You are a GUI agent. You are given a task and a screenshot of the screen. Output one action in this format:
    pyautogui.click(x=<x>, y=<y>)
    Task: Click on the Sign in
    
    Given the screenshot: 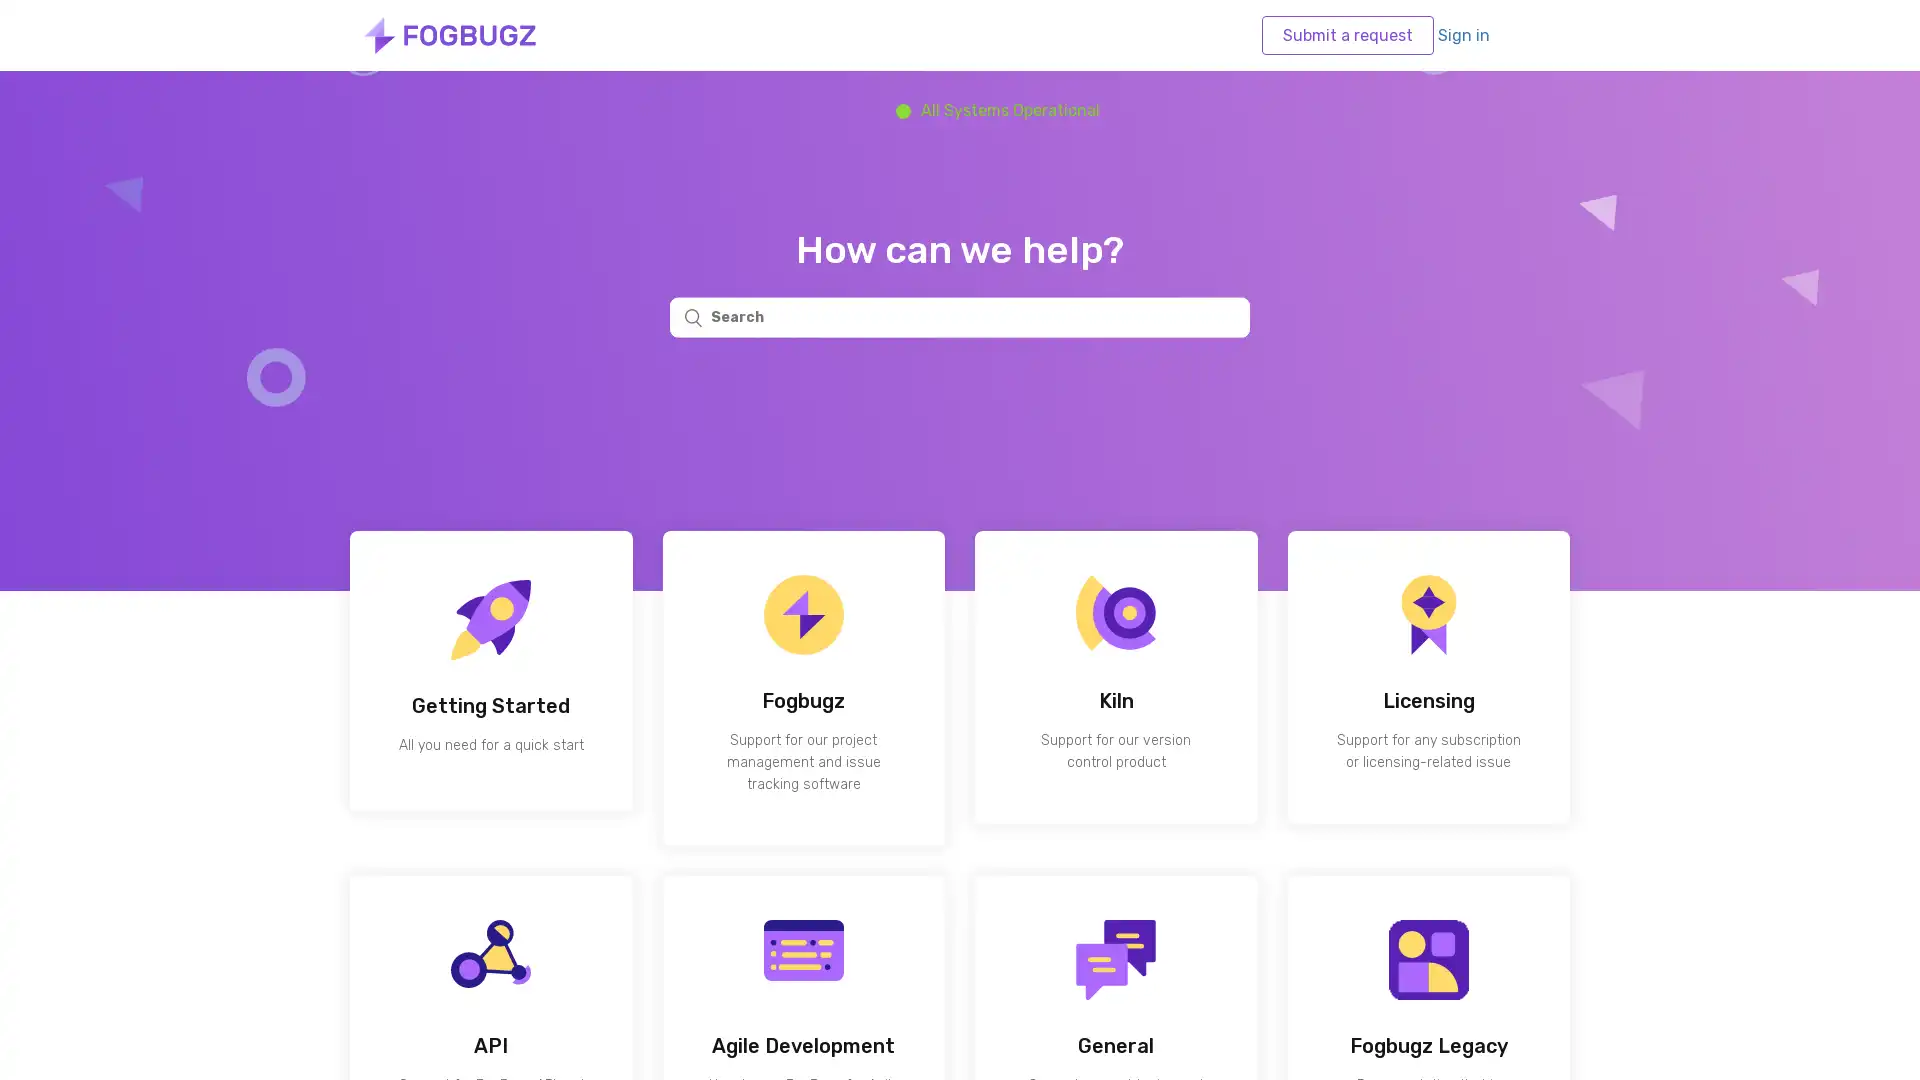 What is the action you would take?
    pyautogui.click(x=1473, y=34)
    